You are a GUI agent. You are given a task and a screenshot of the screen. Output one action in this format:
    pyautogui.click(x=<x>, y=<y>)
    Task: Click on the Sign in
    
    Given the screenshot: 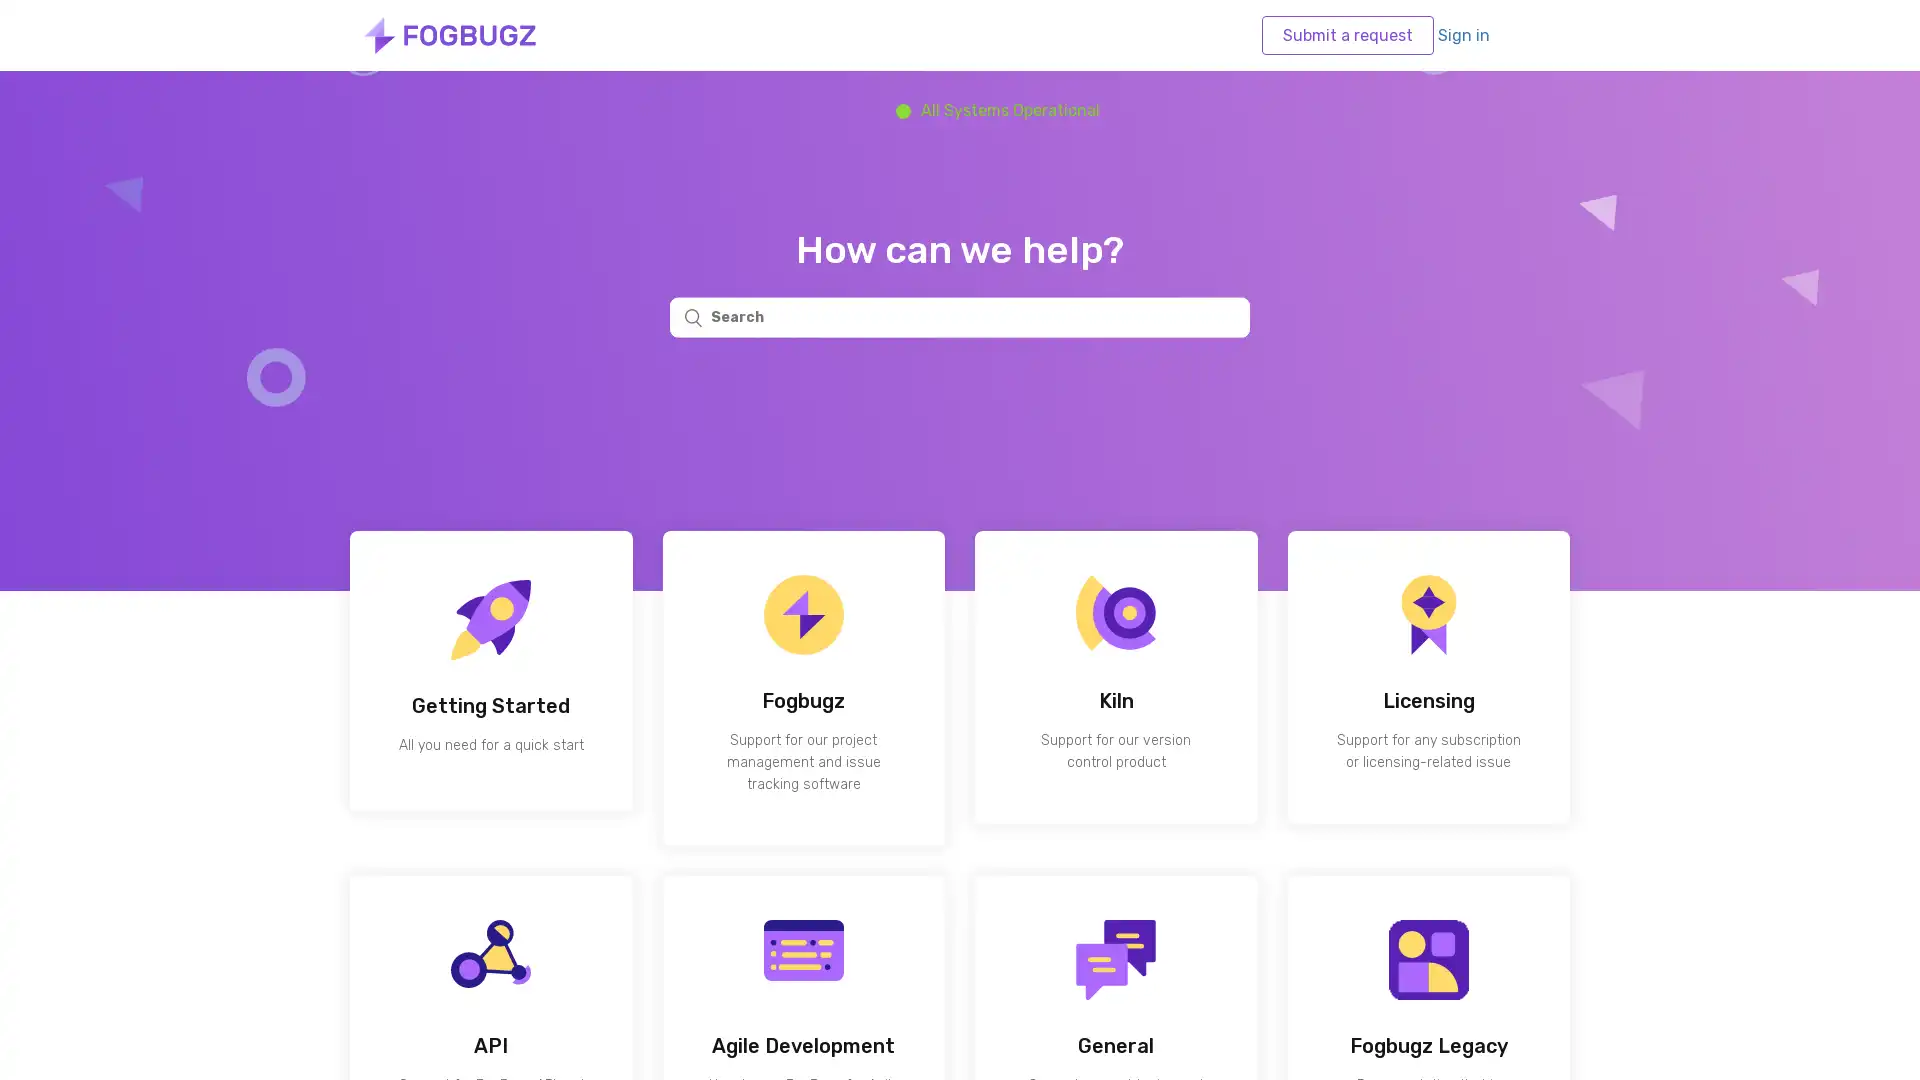 What is the action you would take?
    pyautogui.click(x=1473, y=34)
    